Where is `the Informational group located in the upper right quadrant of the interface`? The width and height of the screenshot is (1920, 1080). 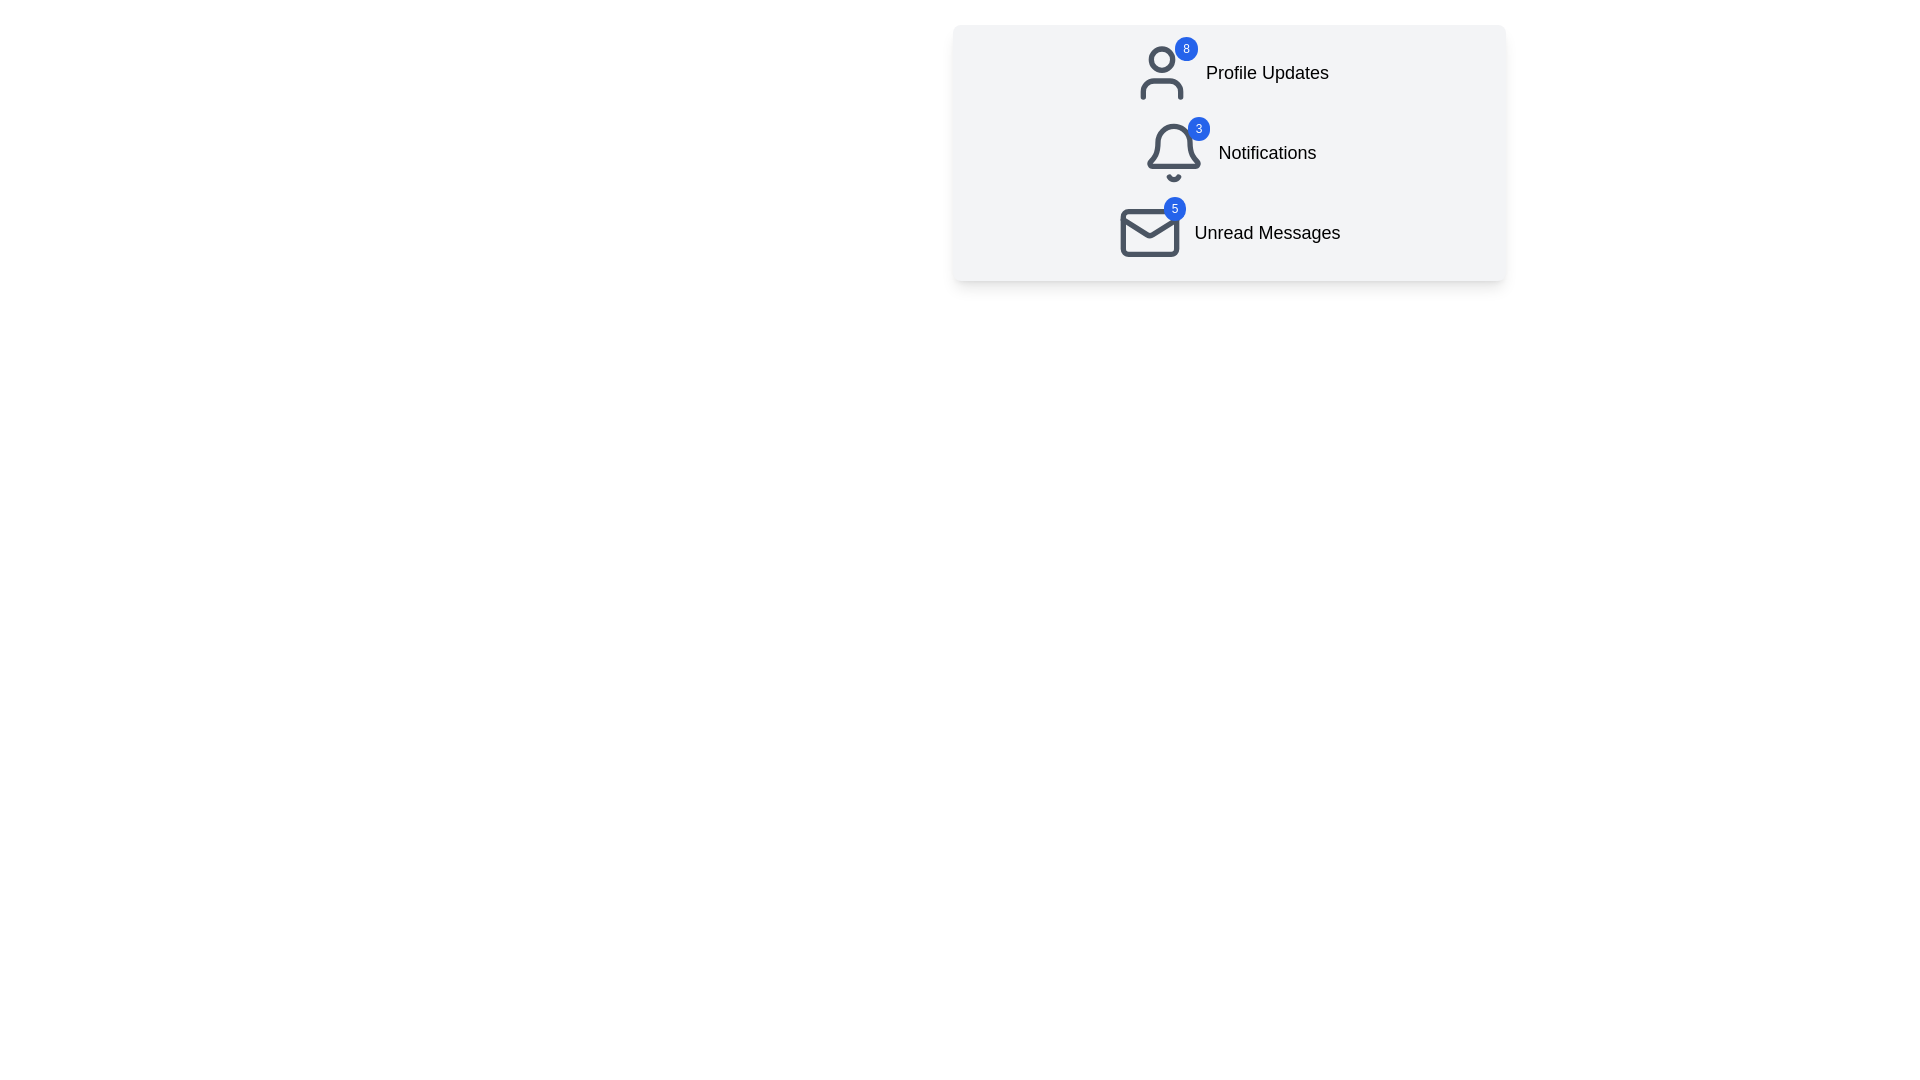
the Informational group located in the upper right quadrant of the interface is located at coordinates (1228, 152).